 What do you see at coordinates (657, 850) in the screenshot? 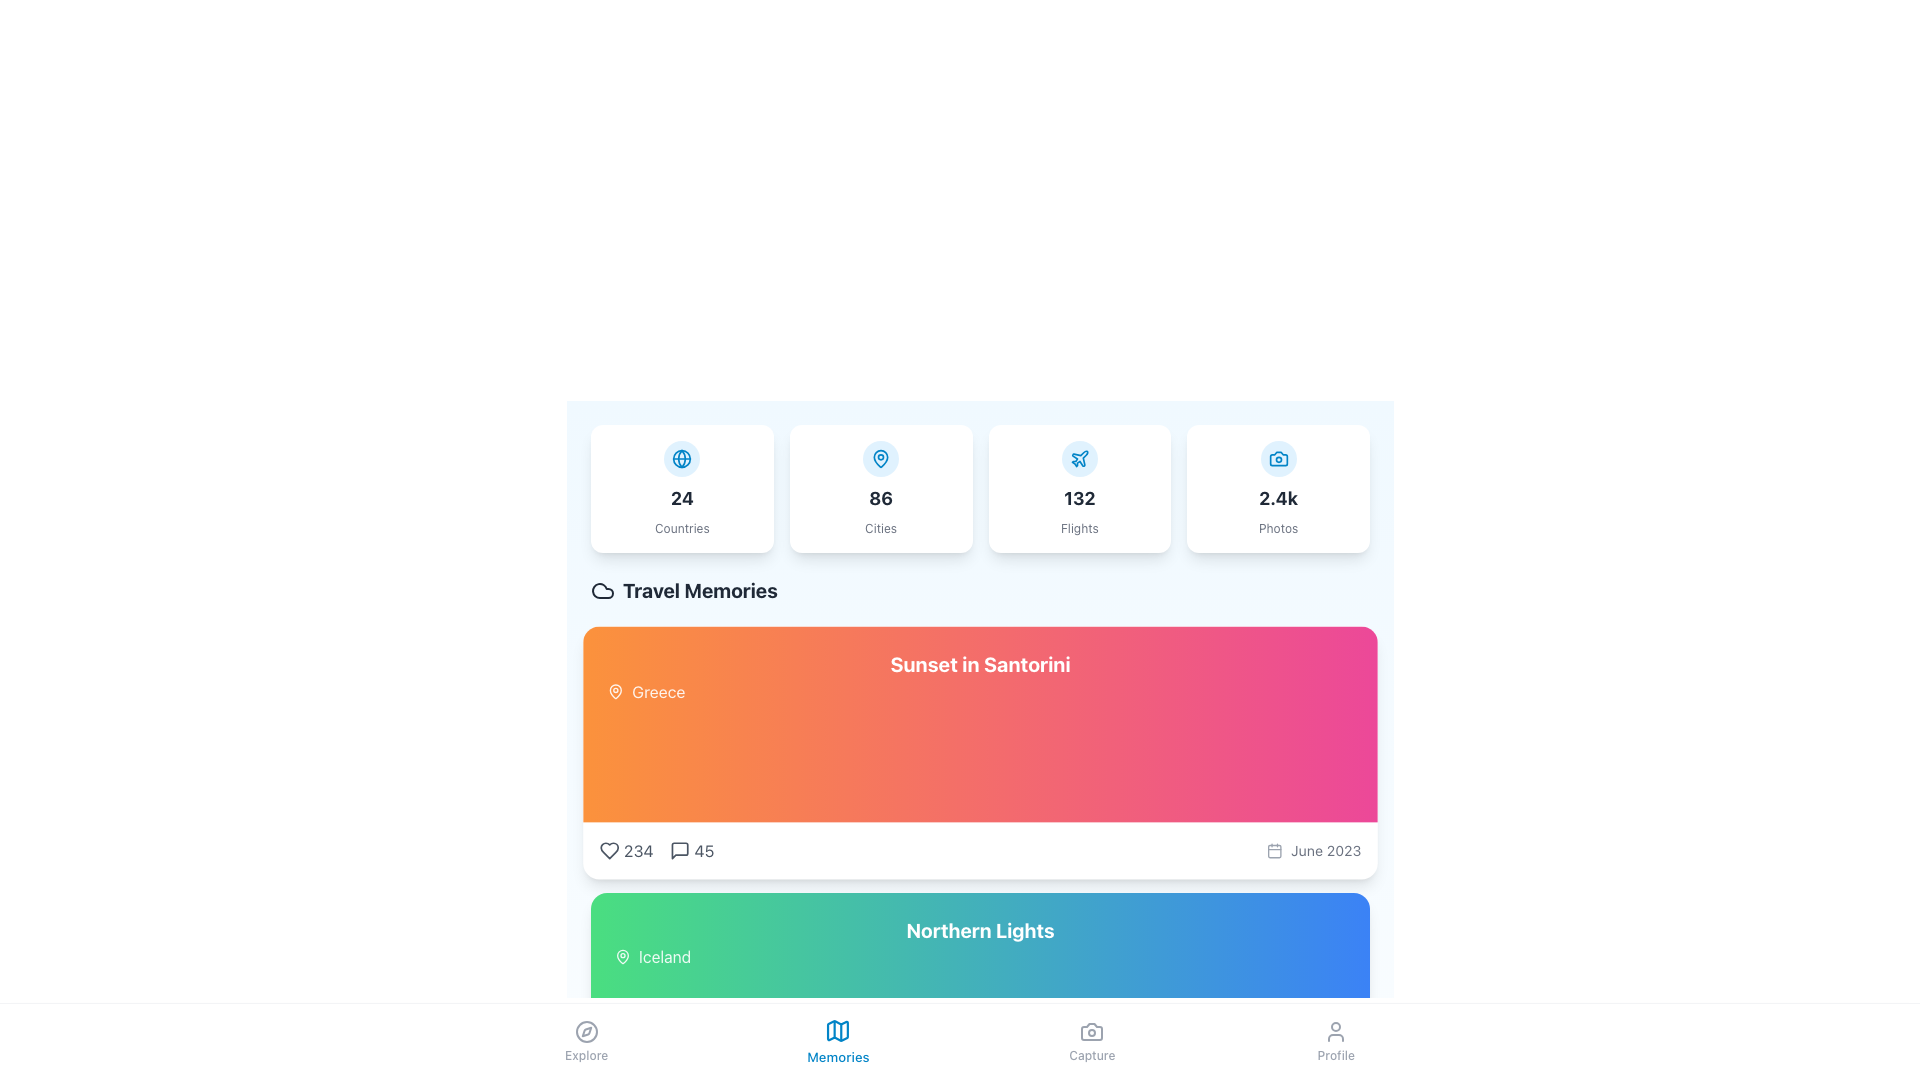
I see `the composite element displaying likes and comments for the 'Sunset in Santorini' travel memory located below the content and next to the location name, Greece` at bounding box center [657, 850].